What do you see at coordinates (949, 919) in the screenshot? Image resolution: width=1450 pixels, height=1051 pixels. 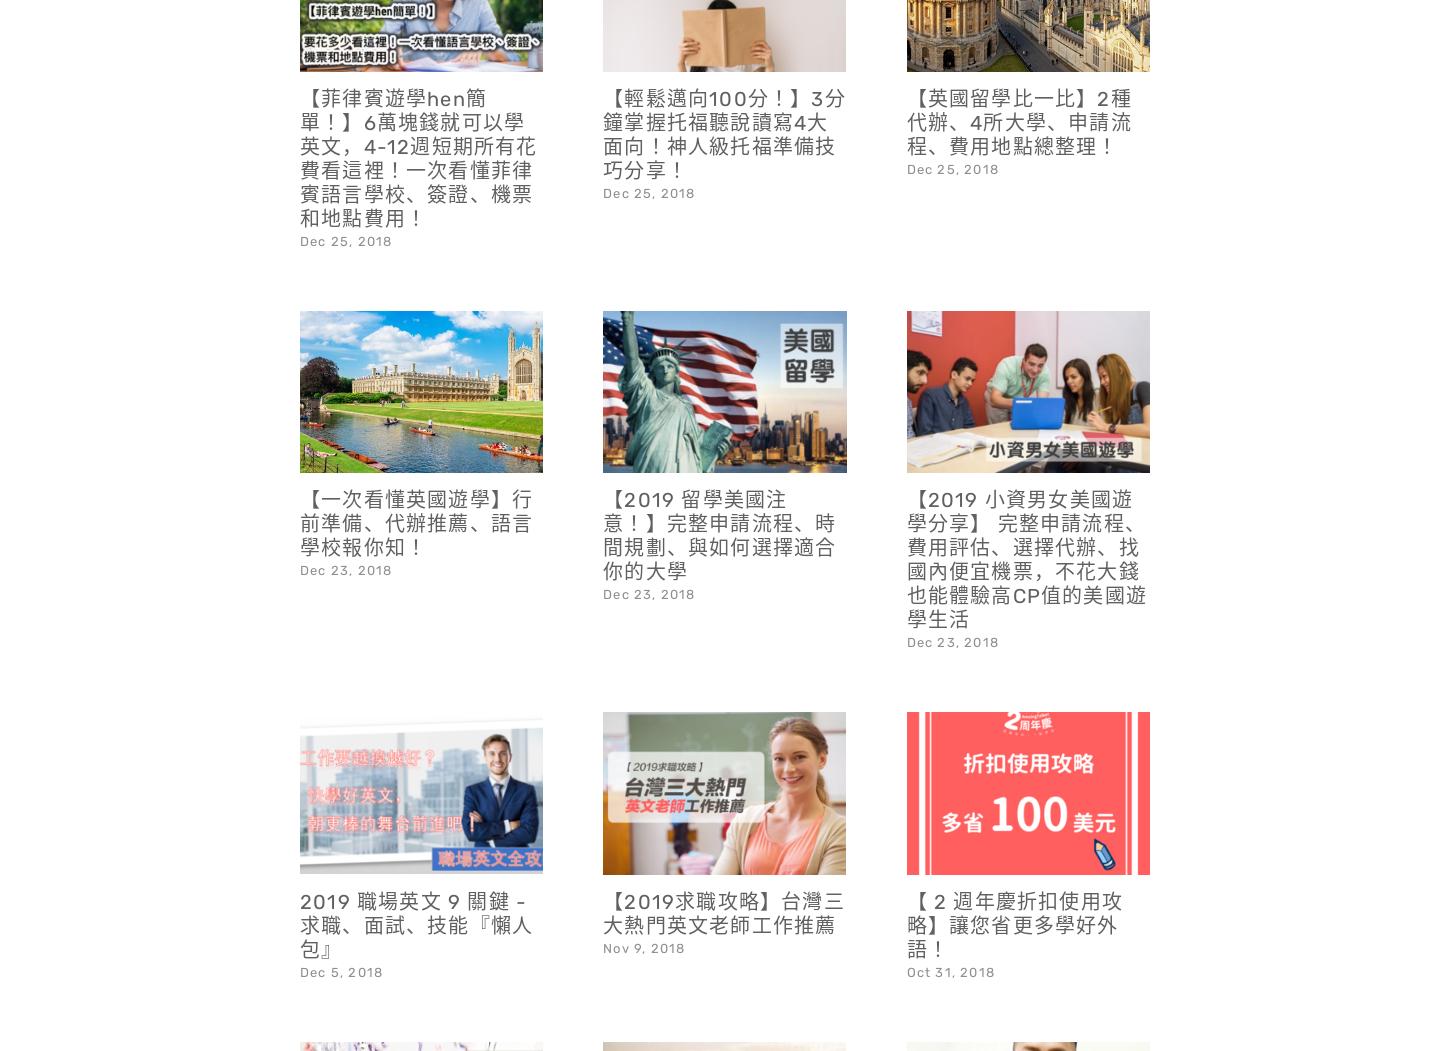 I see `'Oct 31, 2018'` at bounding box center [949, 919].